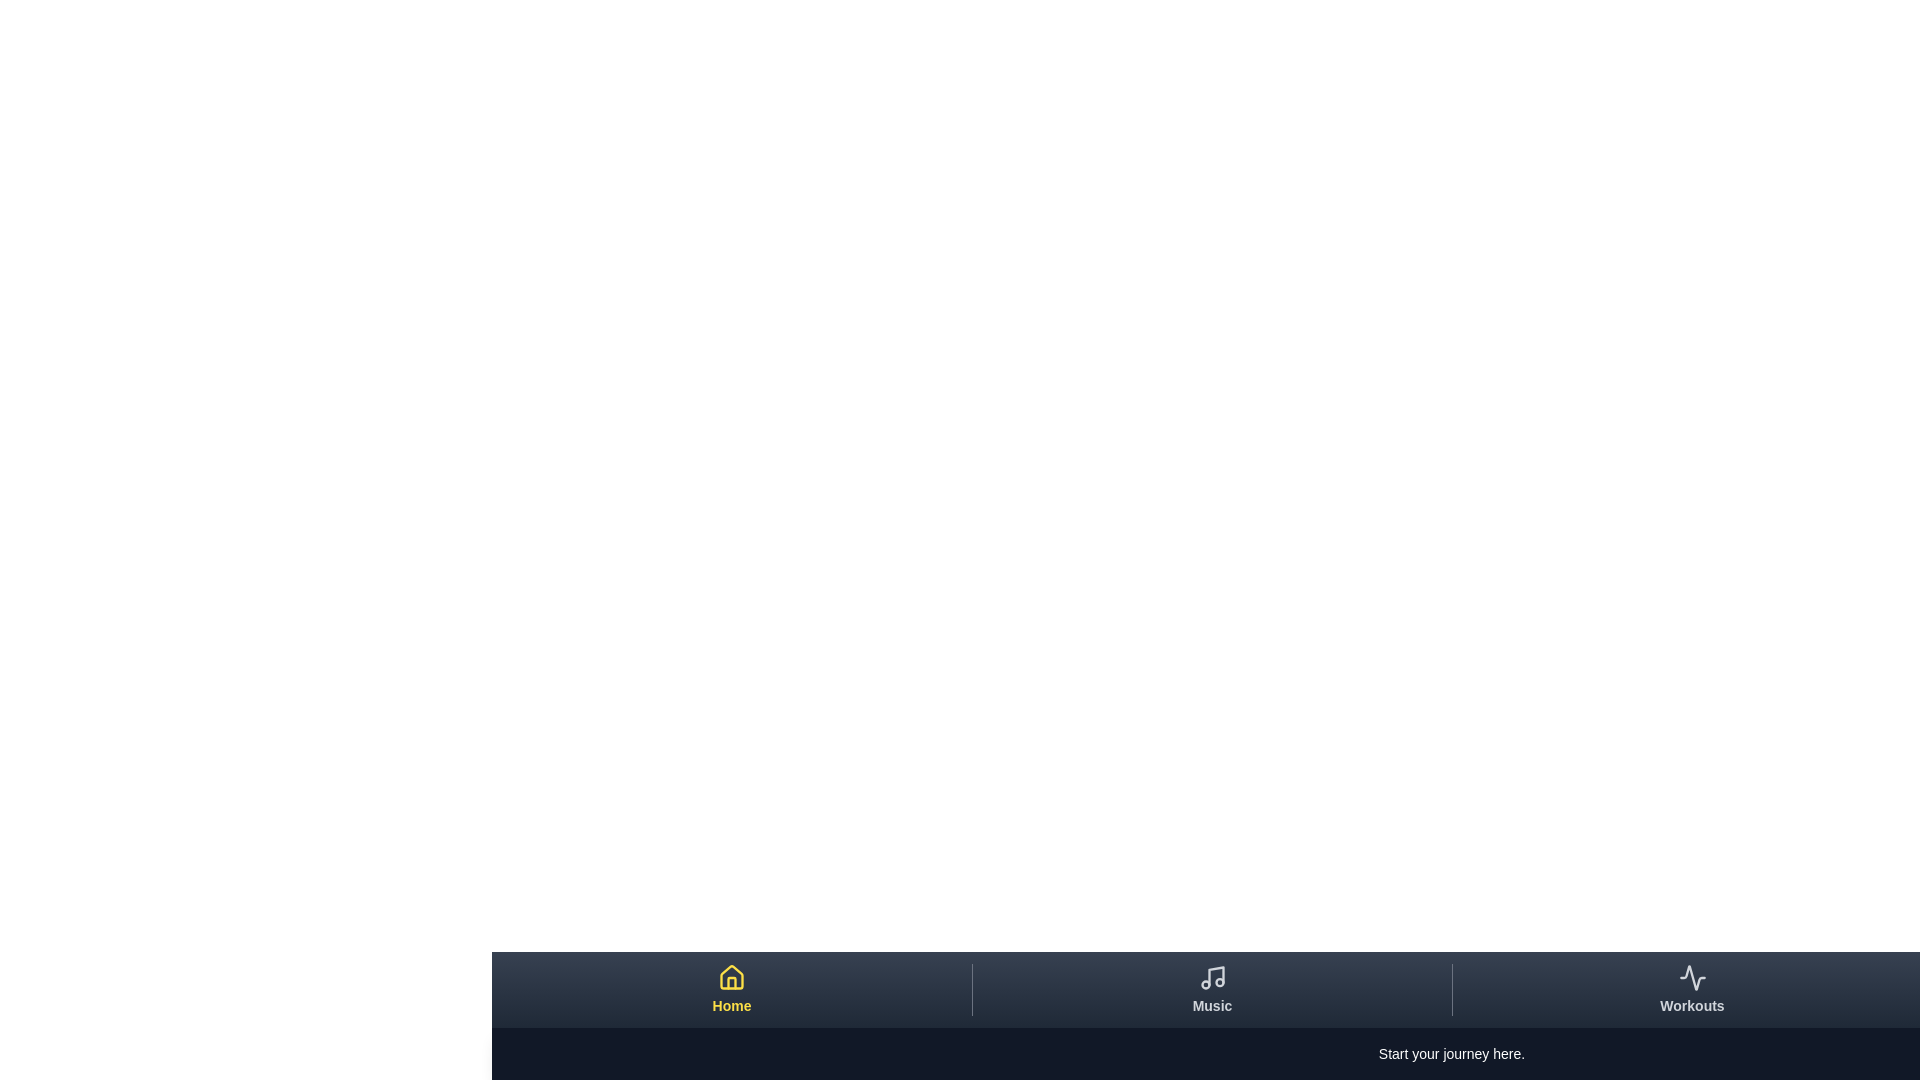  Describe the element at coordinates (1210, 990) in the screenshot. I see `the tab Music to preview its hover effects` at that location.